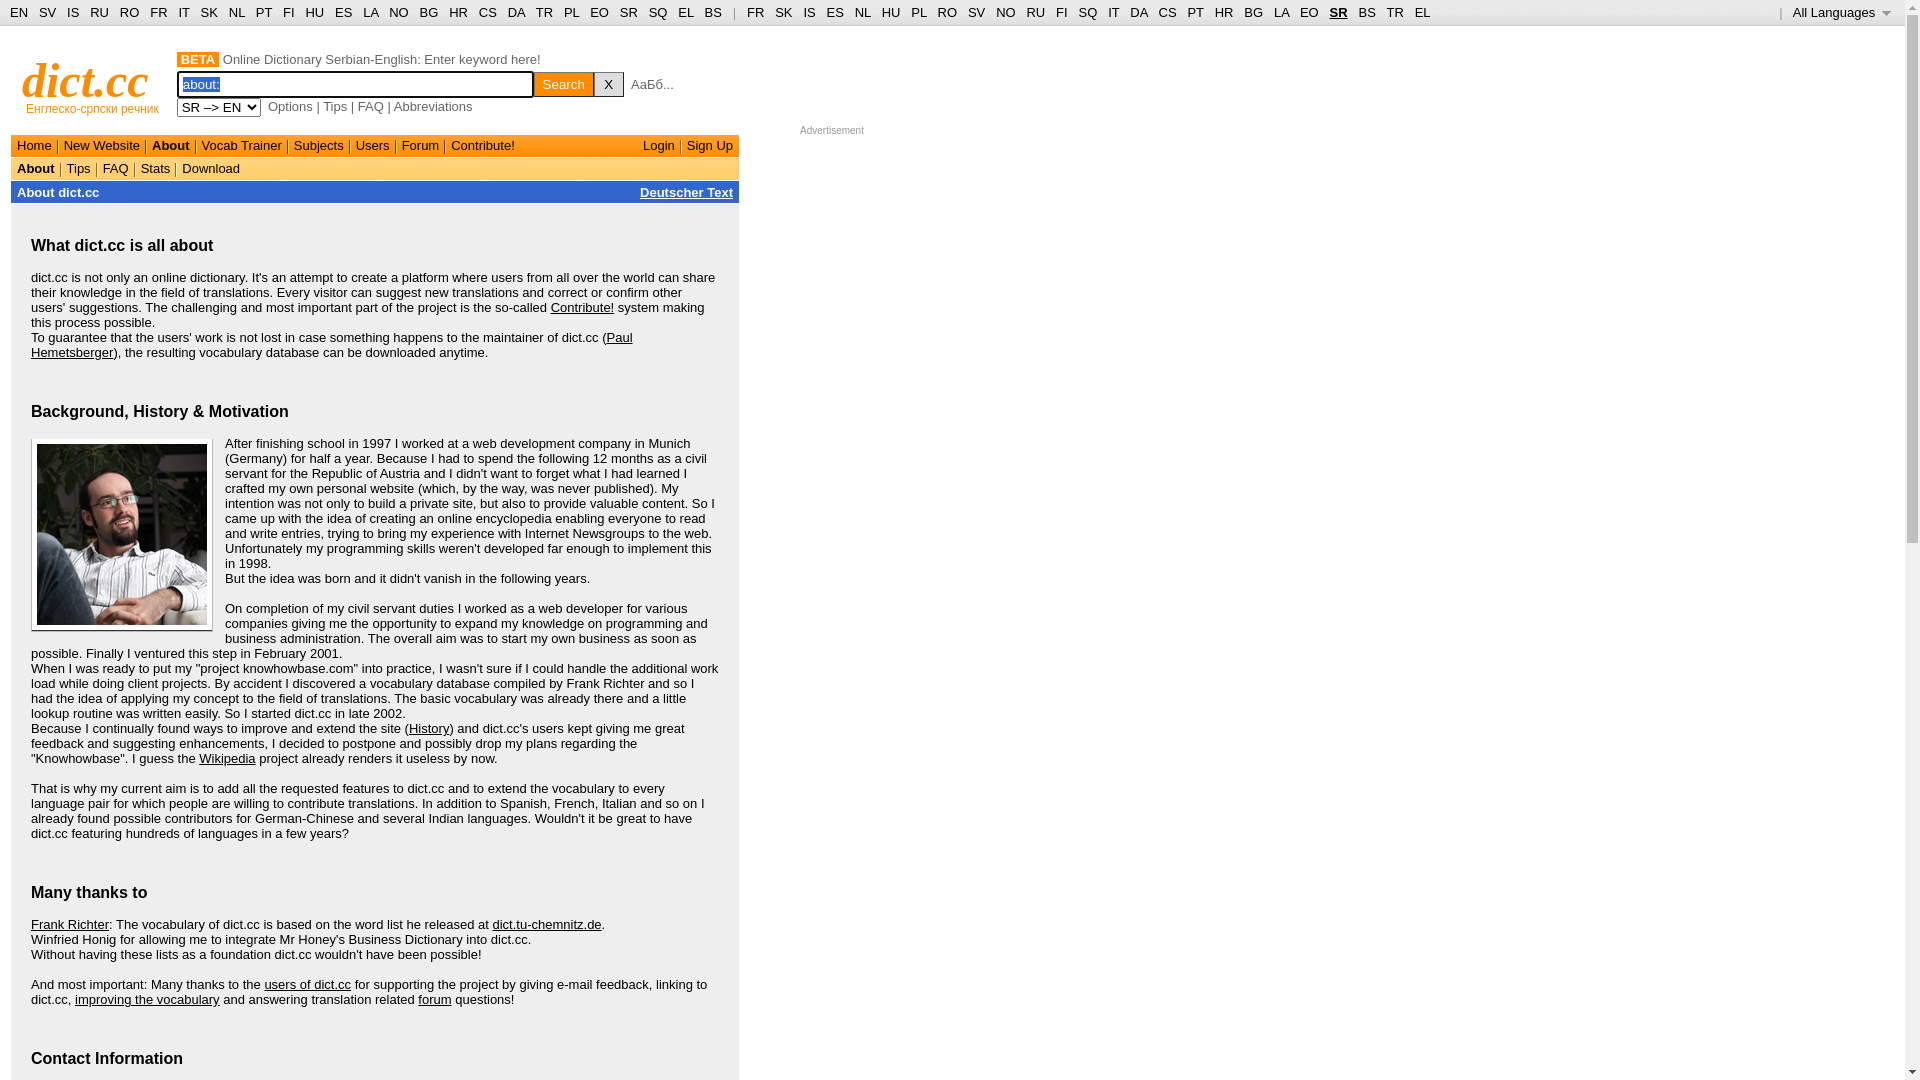  I want to click on 'users of dict.cc', so click(306, 983).